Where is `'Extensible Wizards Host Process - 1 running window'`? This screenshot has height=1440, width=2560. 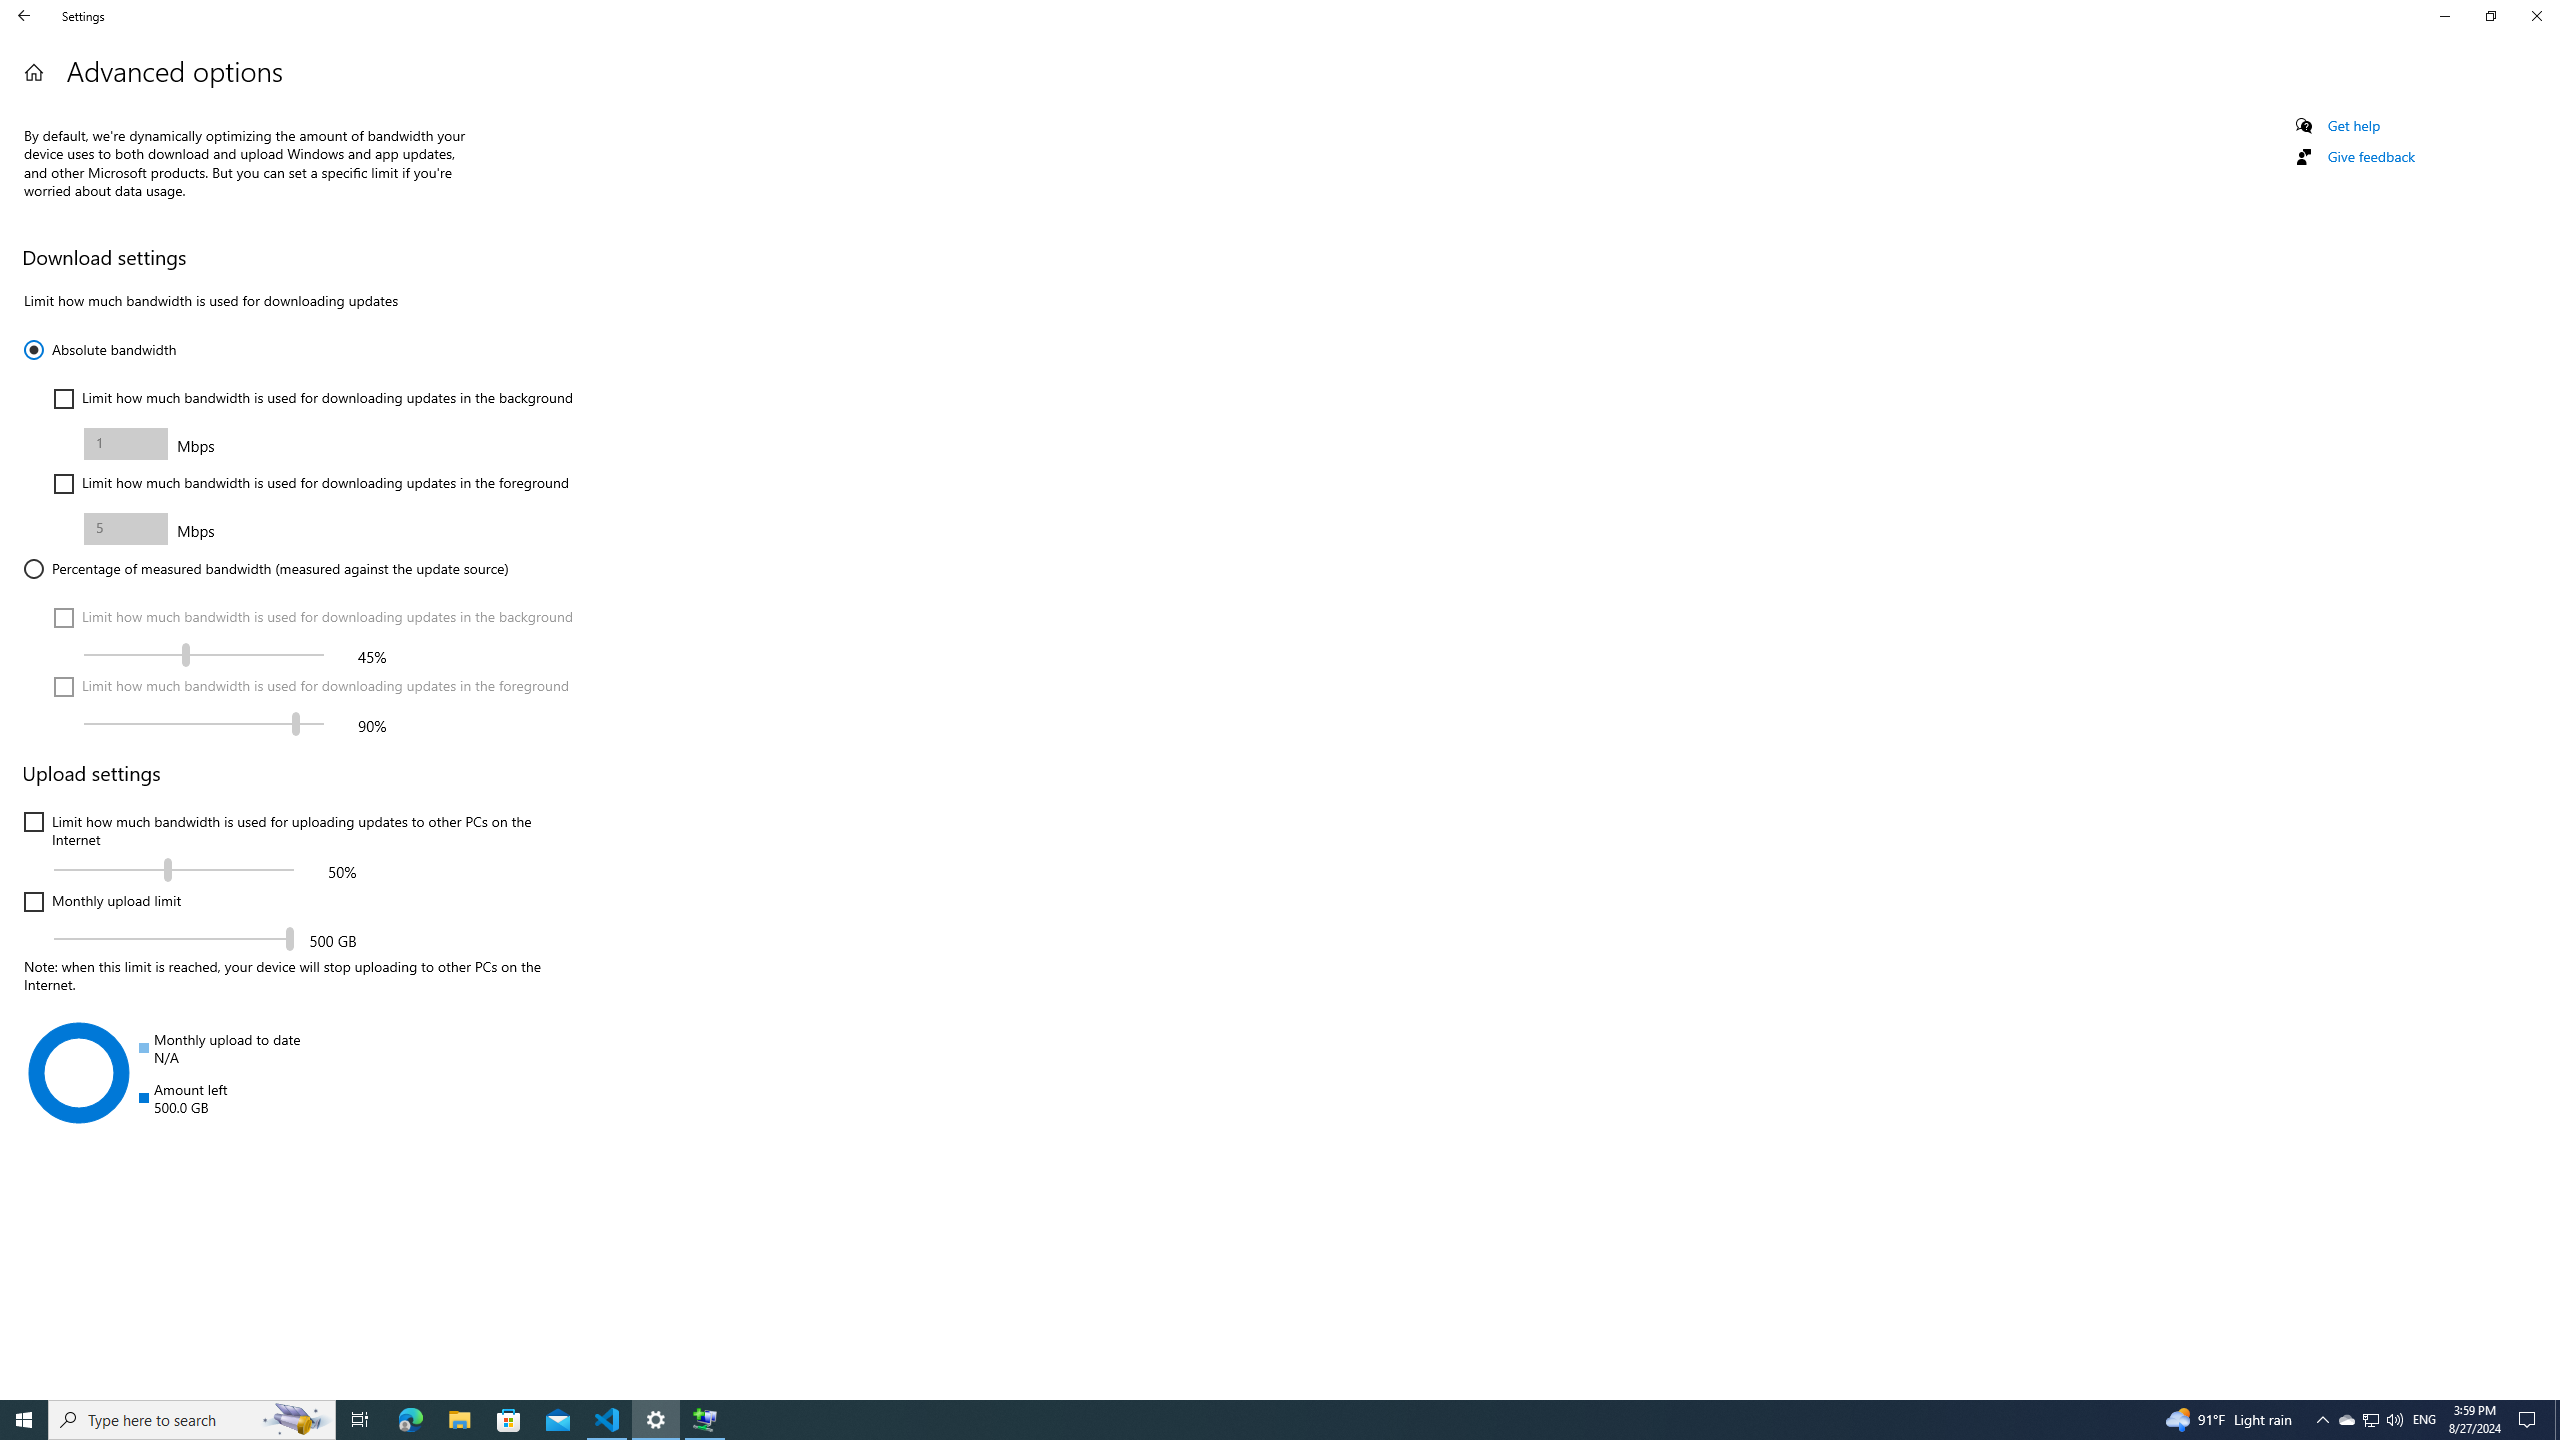
'Extensible Wizards Host Process - 1 running window' is located at coordinates (705, 1418).